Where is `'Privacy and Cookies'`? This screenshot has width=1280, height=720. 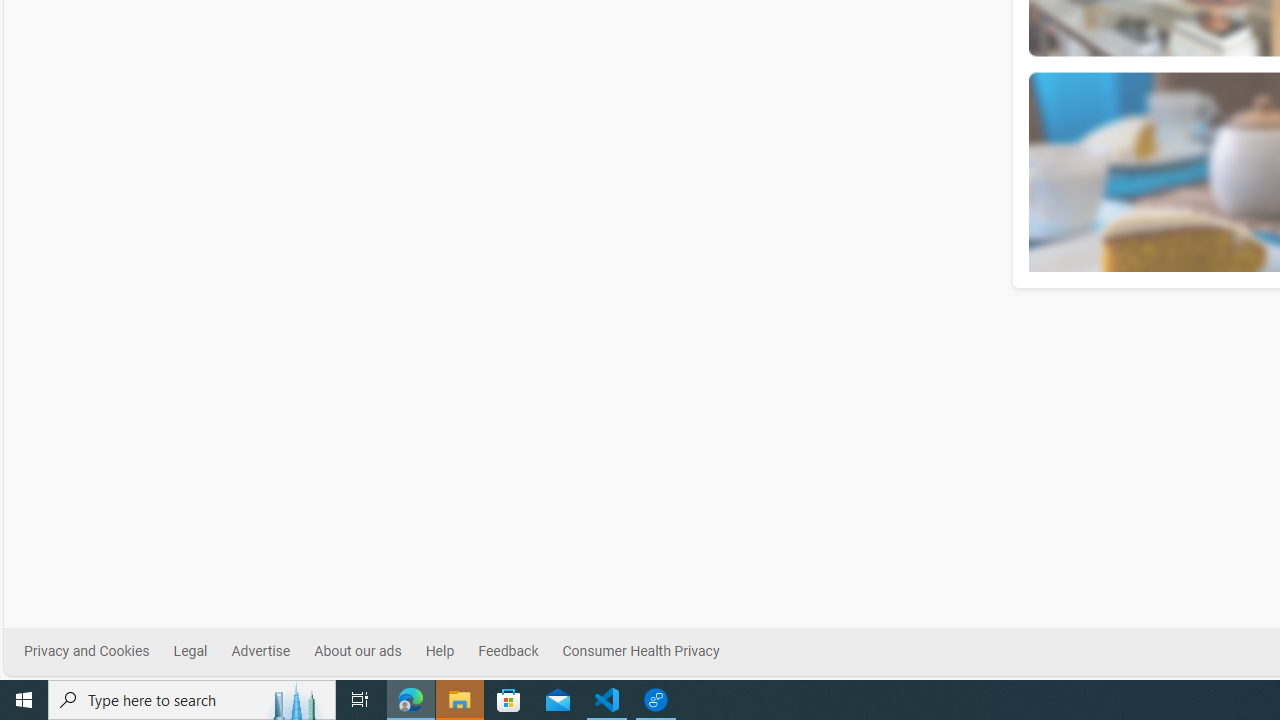
'Privacy and Cookies' is located at coordinates (98, 651).